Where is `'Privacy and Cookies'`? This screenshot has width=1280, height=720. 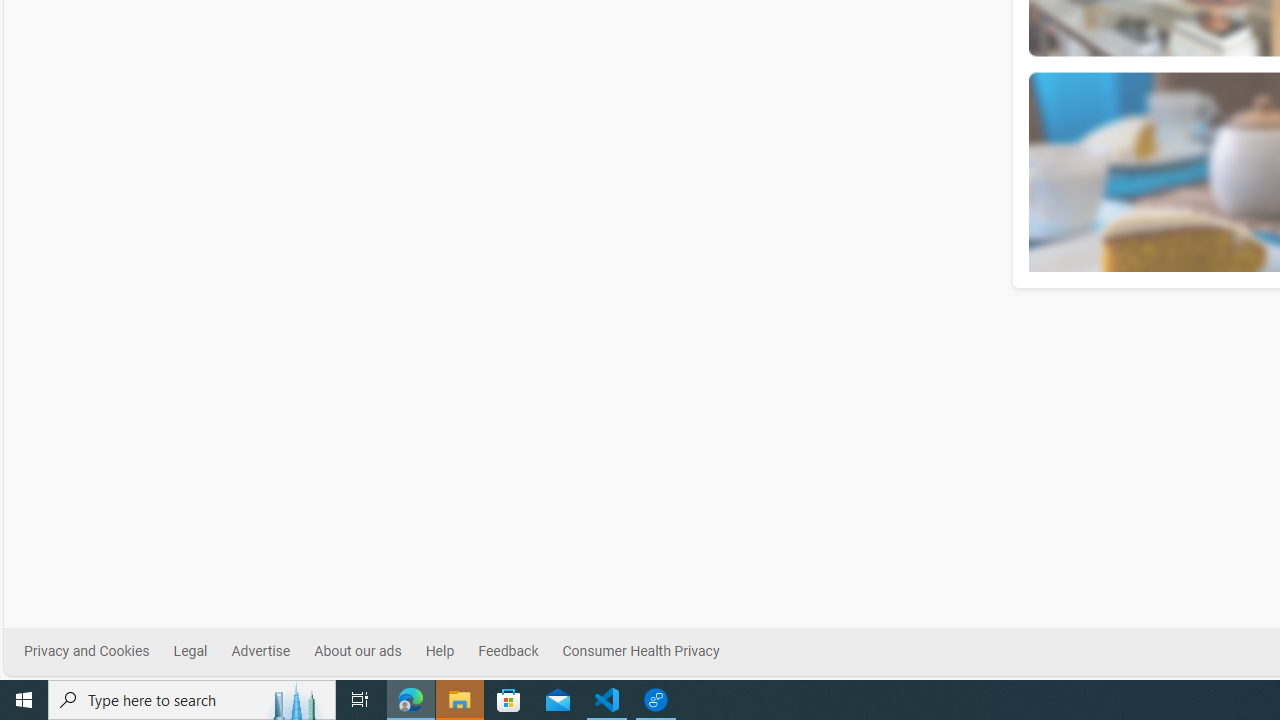
'Privacy and Cookies' is located at coordinates (98, 651).